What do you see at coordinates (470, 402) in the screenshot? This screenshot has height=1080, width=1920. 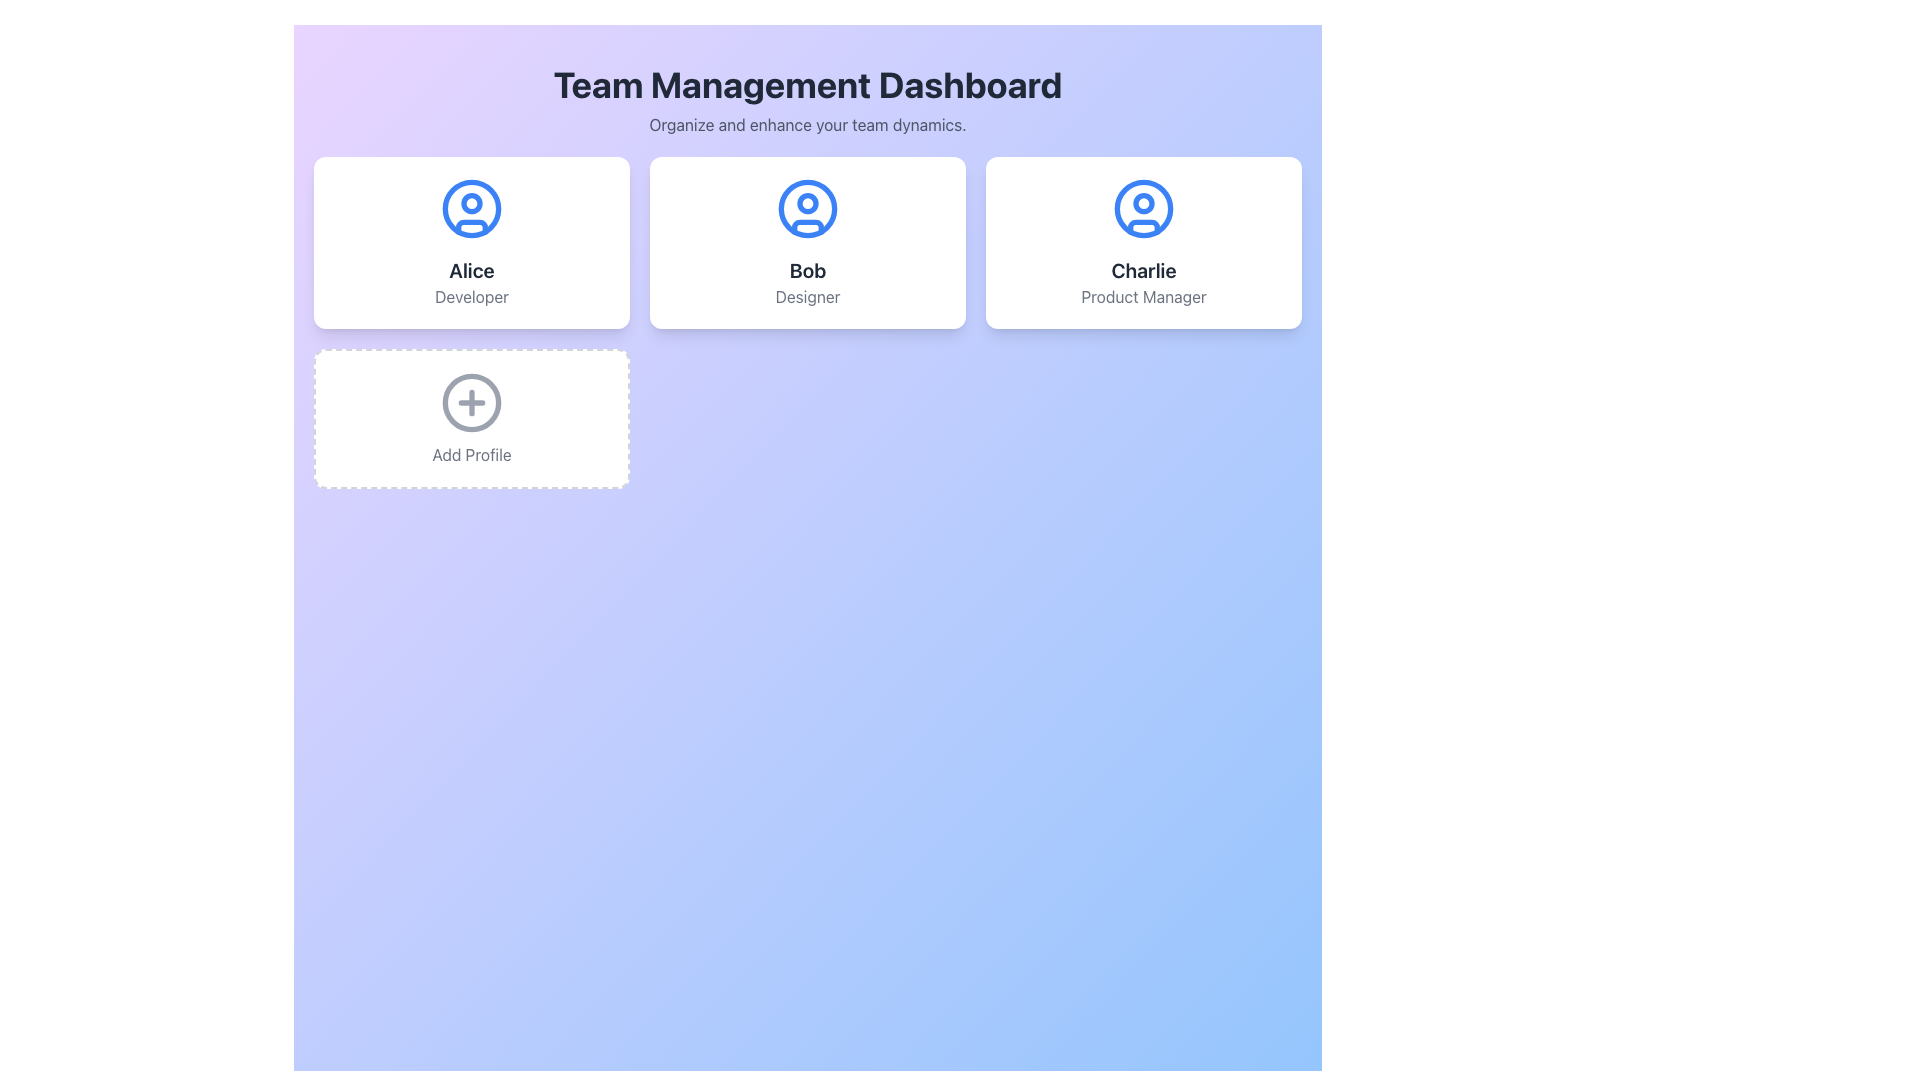 I see `the 'Add Profile' icon button located in the lower row of the profile grid` at bounding box center [470, 402].